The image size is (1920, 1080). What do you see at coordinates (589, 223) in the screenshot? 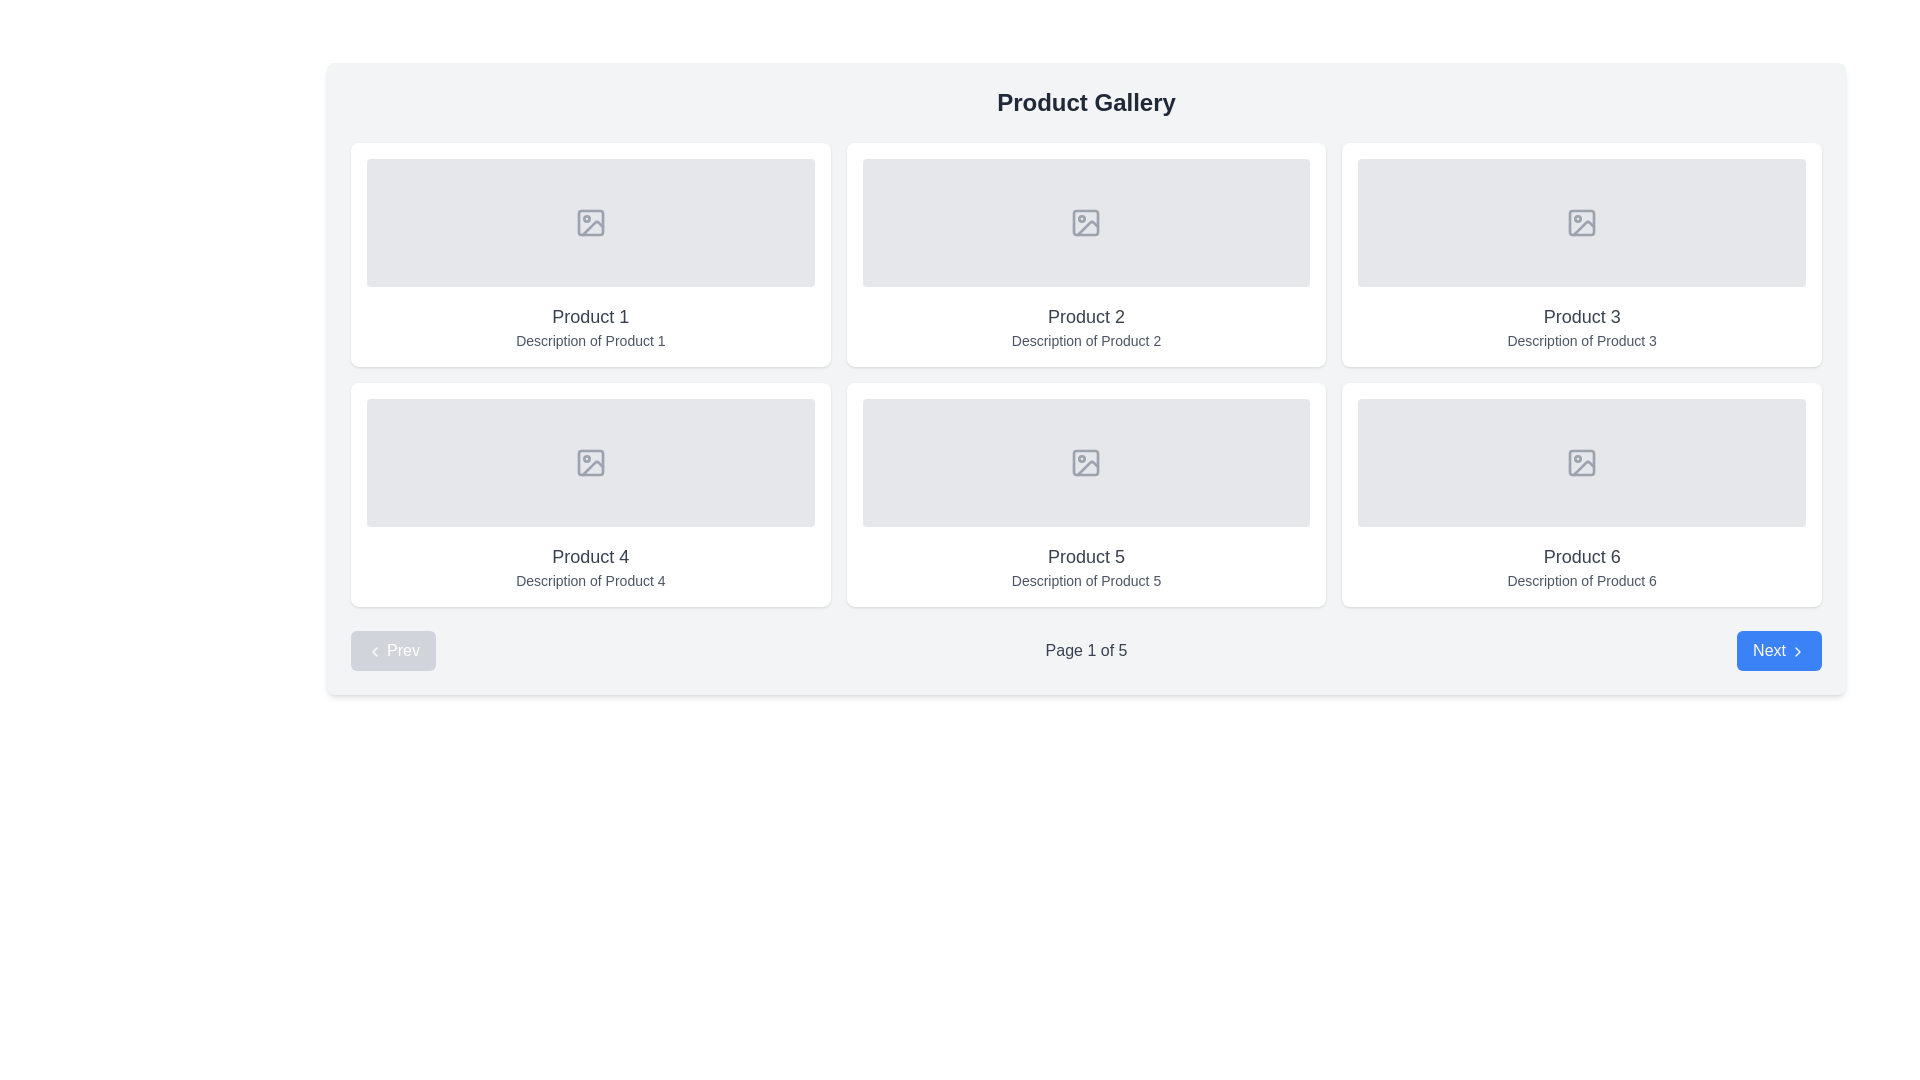
I see `the graphical representation of the primary rectangular shape within the photo icon located in the top-left card of the grid titled 'Product 1'` at bounding box center [589, 223].